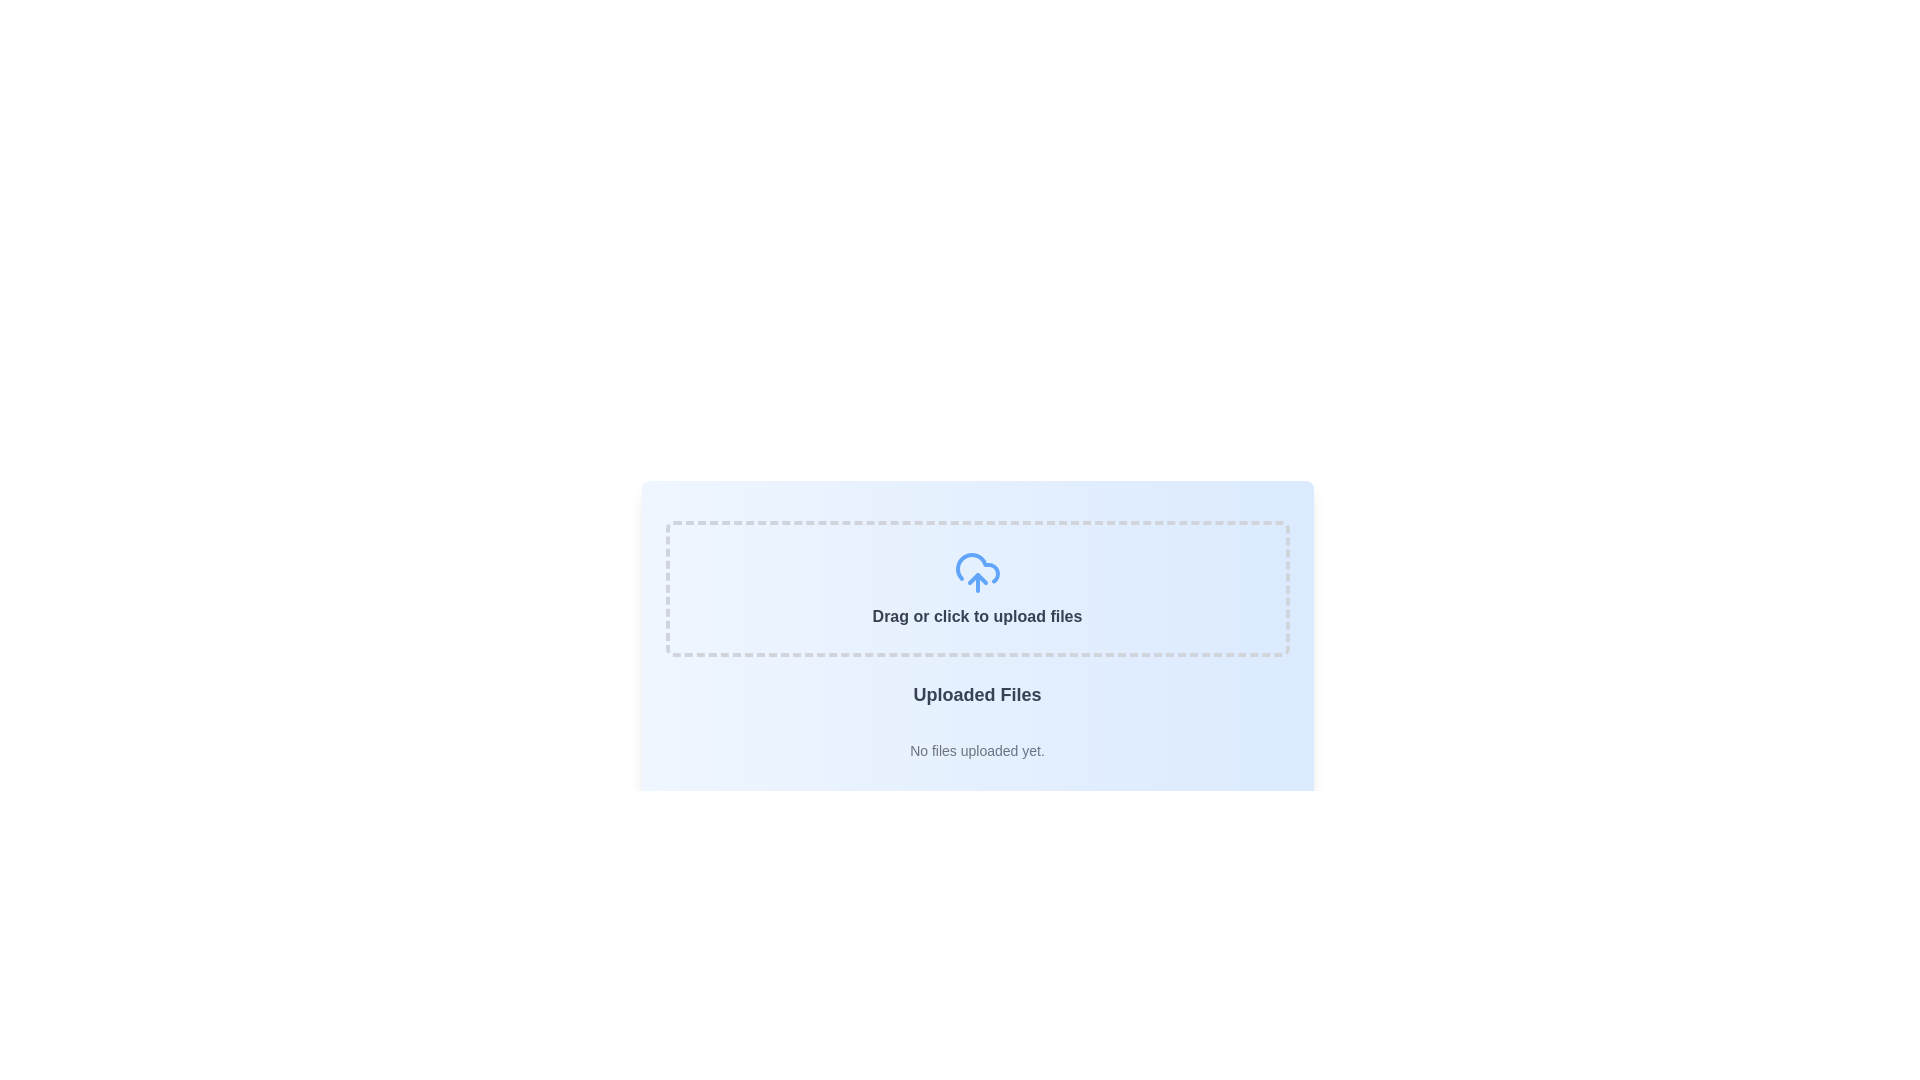 The height and width of the screenshot is (1080, 1920). Describe the element at coordinates (977, 573) in the screenshot. I see `the upload icon located centrally above the text 'Drag or click to upload files' to initiate the upload process` at that location.